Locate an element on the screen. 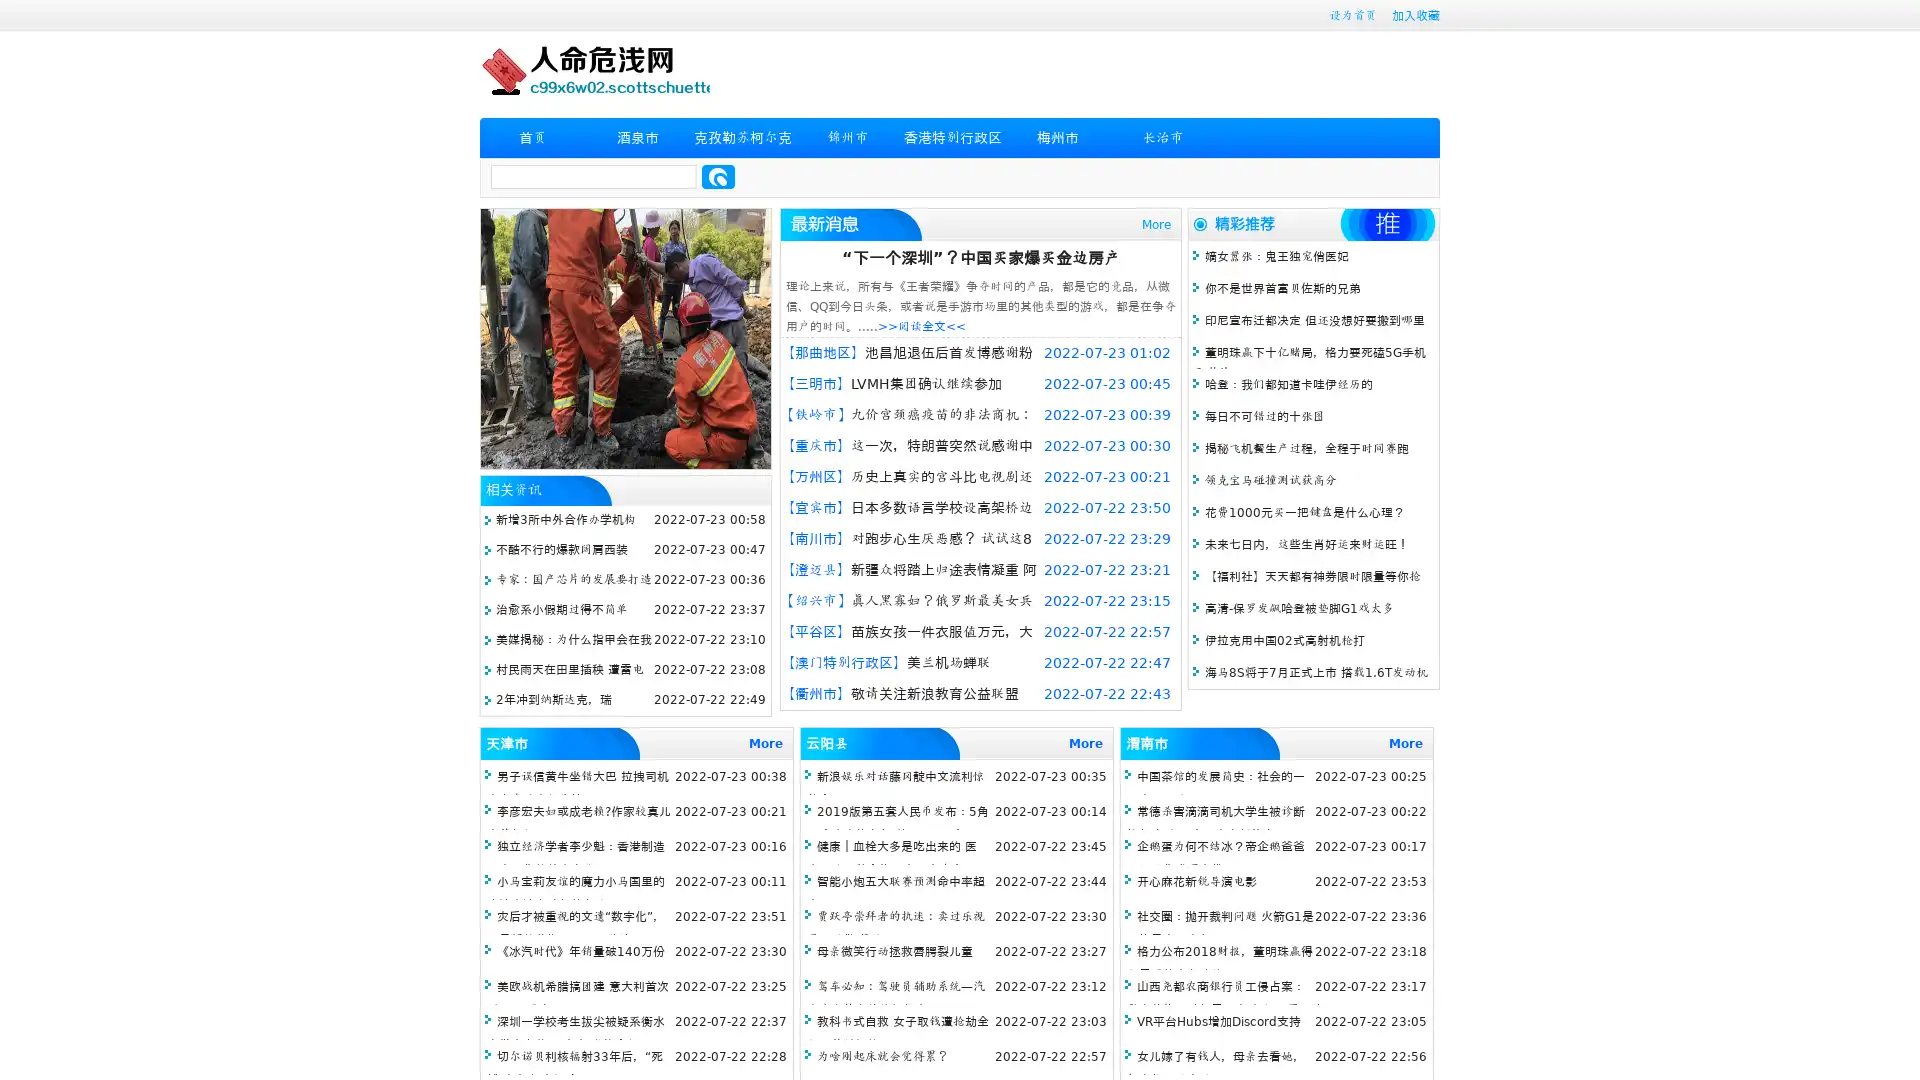  Search is located at coordinates (718, 176).